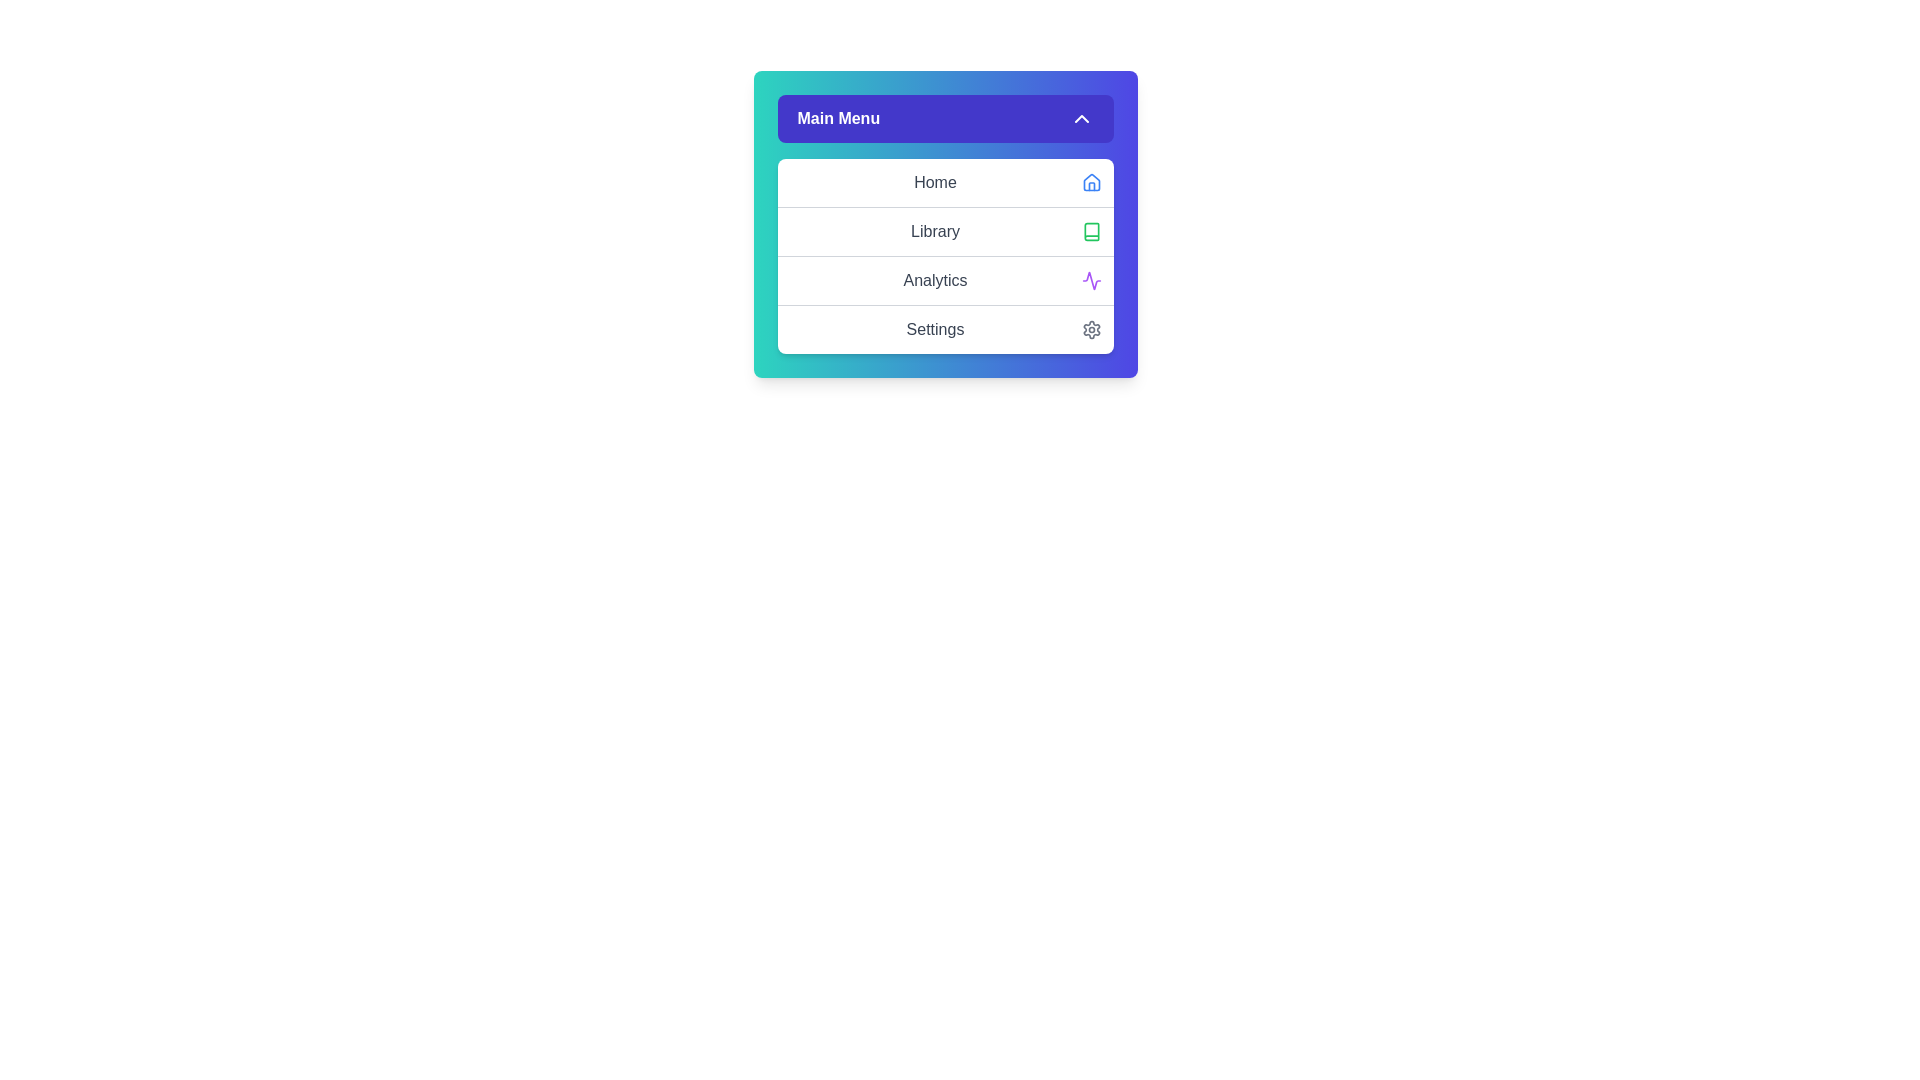  Describe the element at coordinates (1090, 230) in the screenshot. I see `the icon associated with the Library menu item` at that location.